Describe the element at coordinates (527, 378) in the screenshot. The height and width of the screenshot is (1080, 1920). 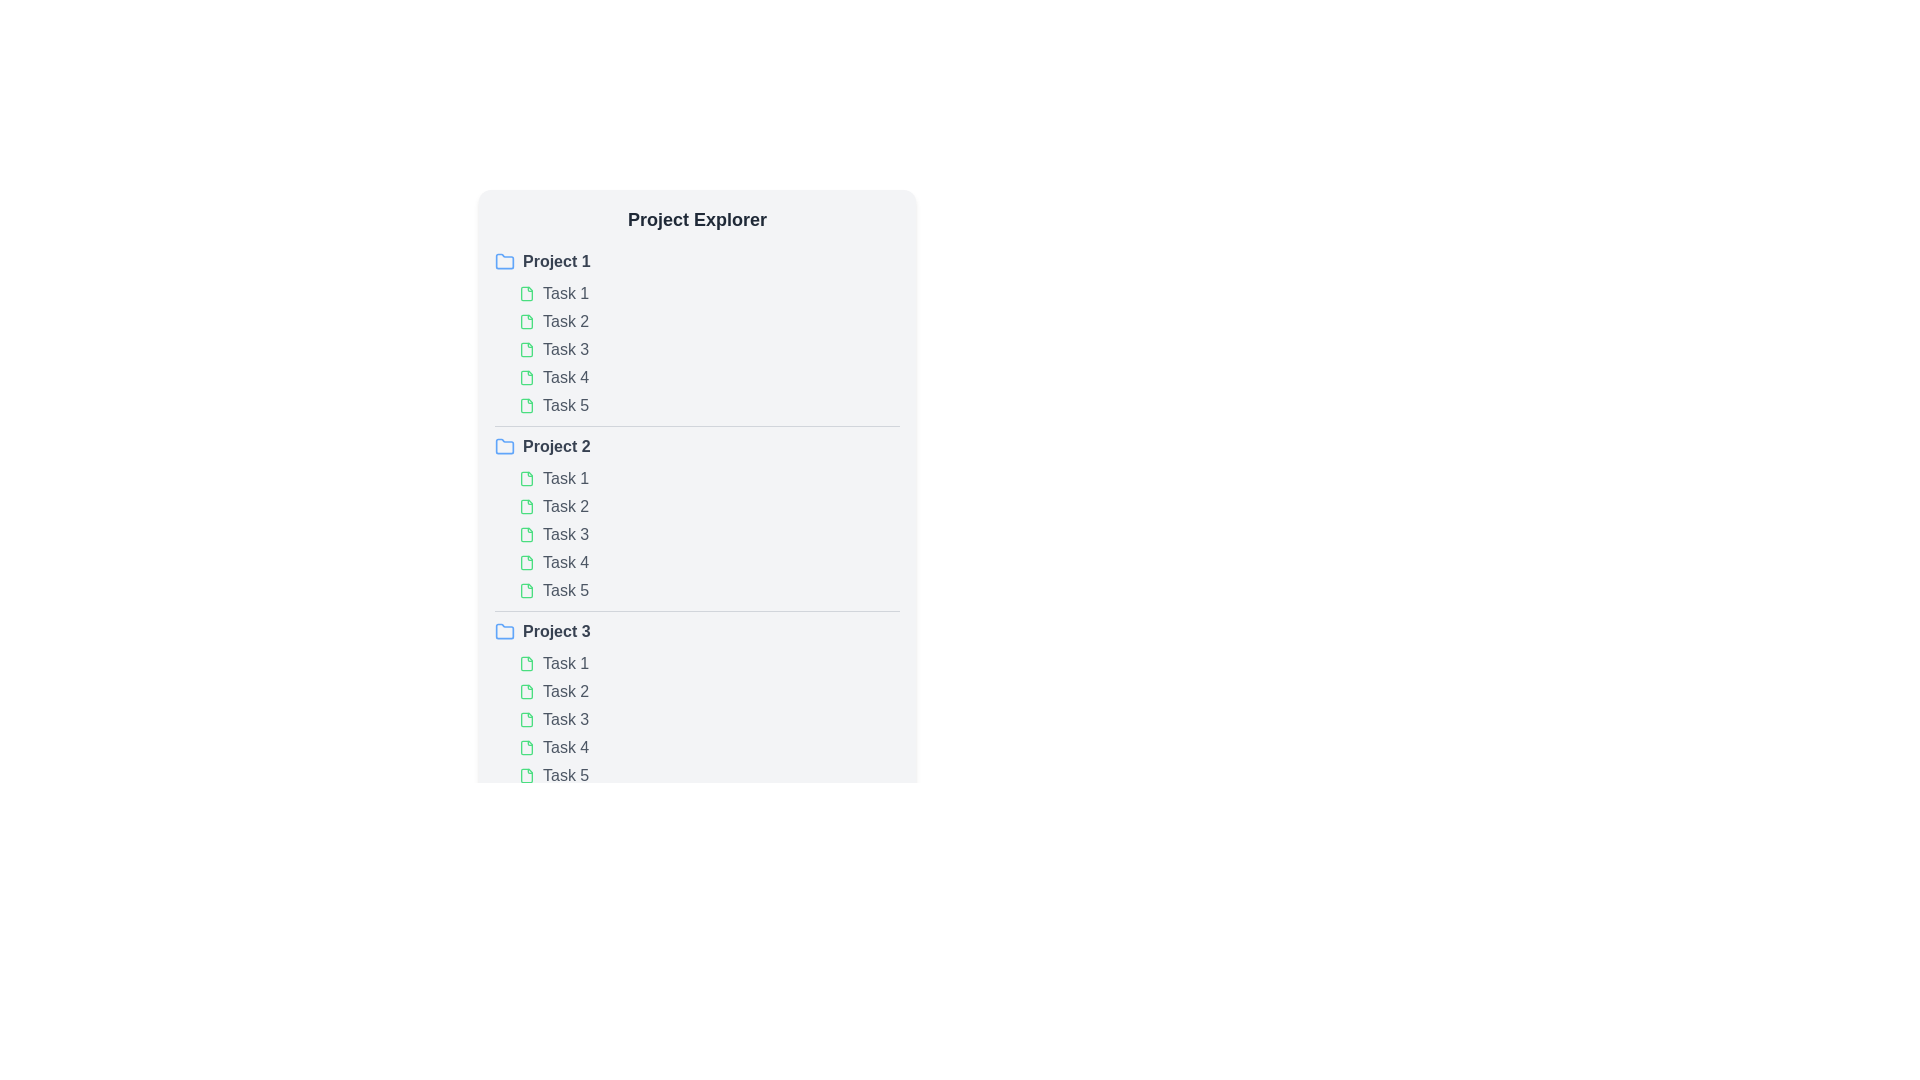
I see `the document icon with a thin green outline, located in the fourth task of 'Project 1'` at that location.